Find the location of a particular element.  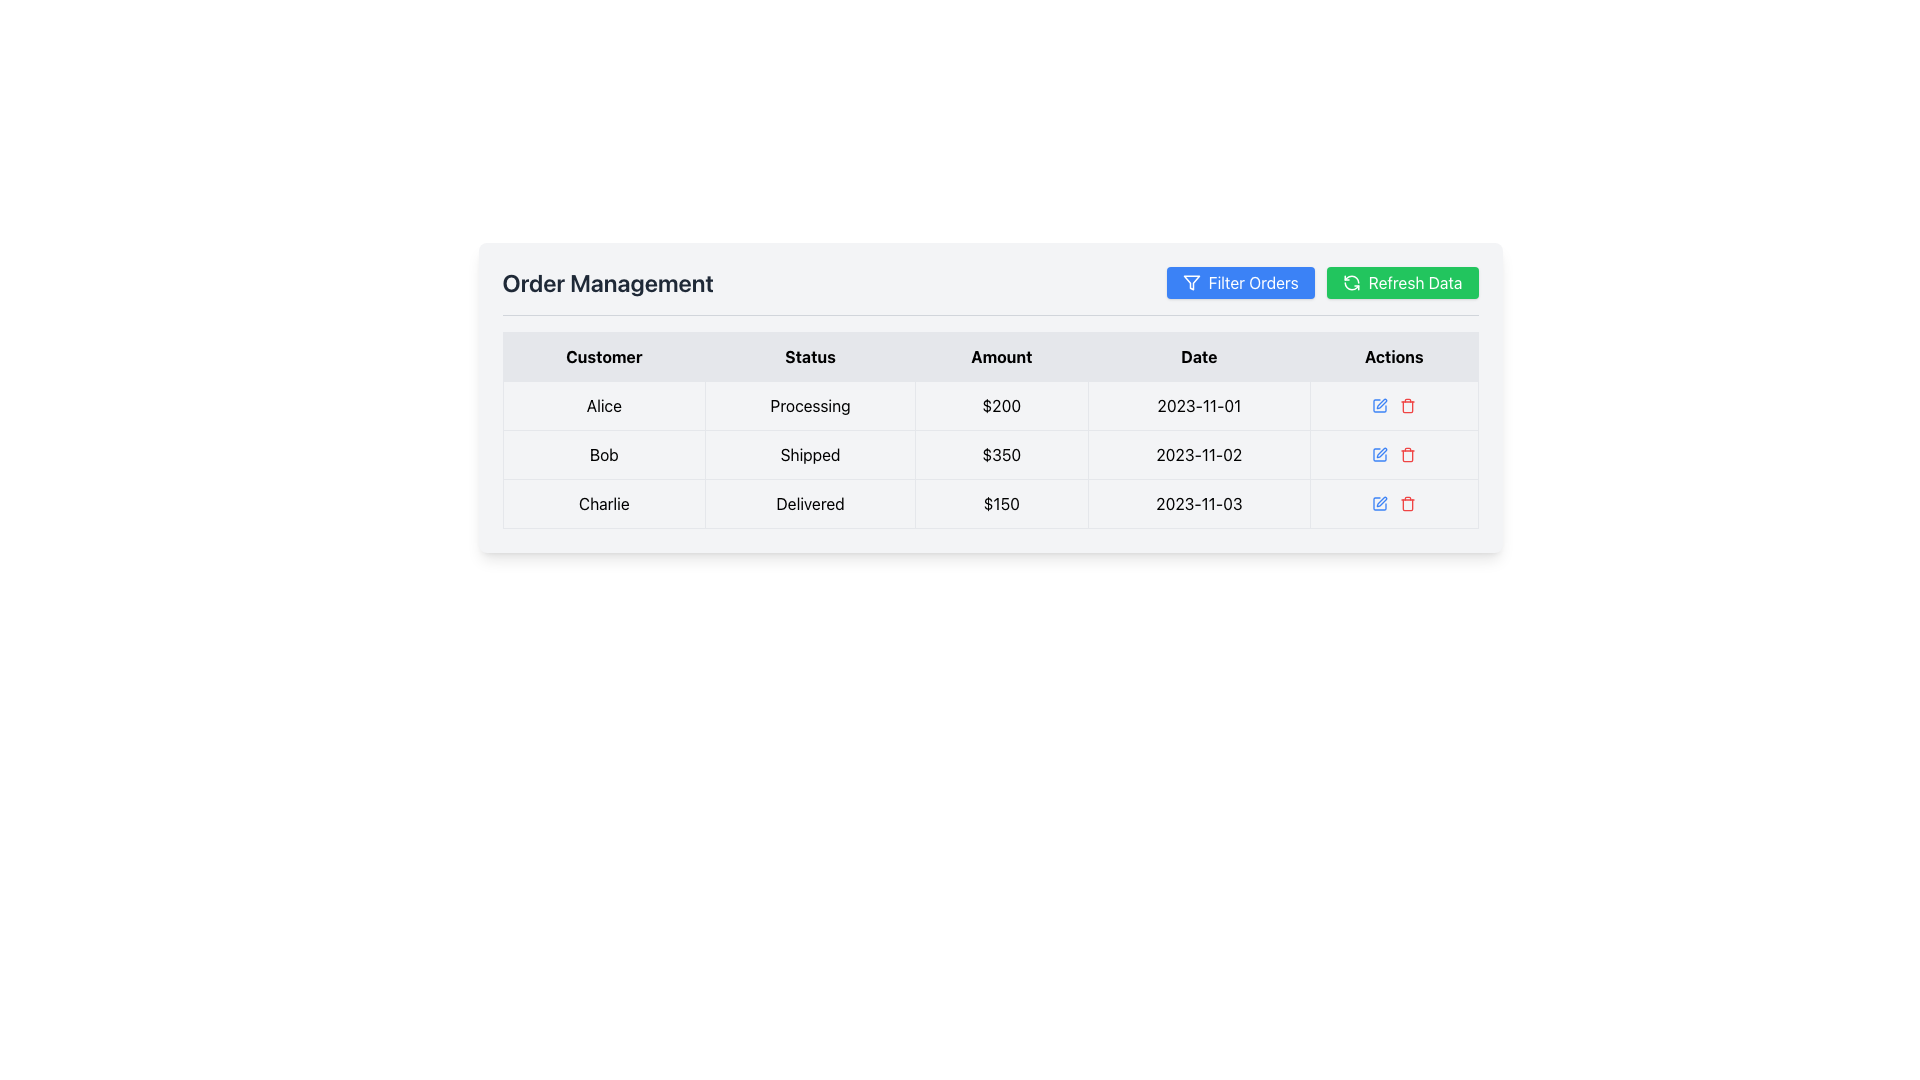

the Table Header Cell containing the bold, centered text 'Actions' in black on a light gray background, positioned at the rightmost within the header row of the data table is located at coordinates (1393, 356).